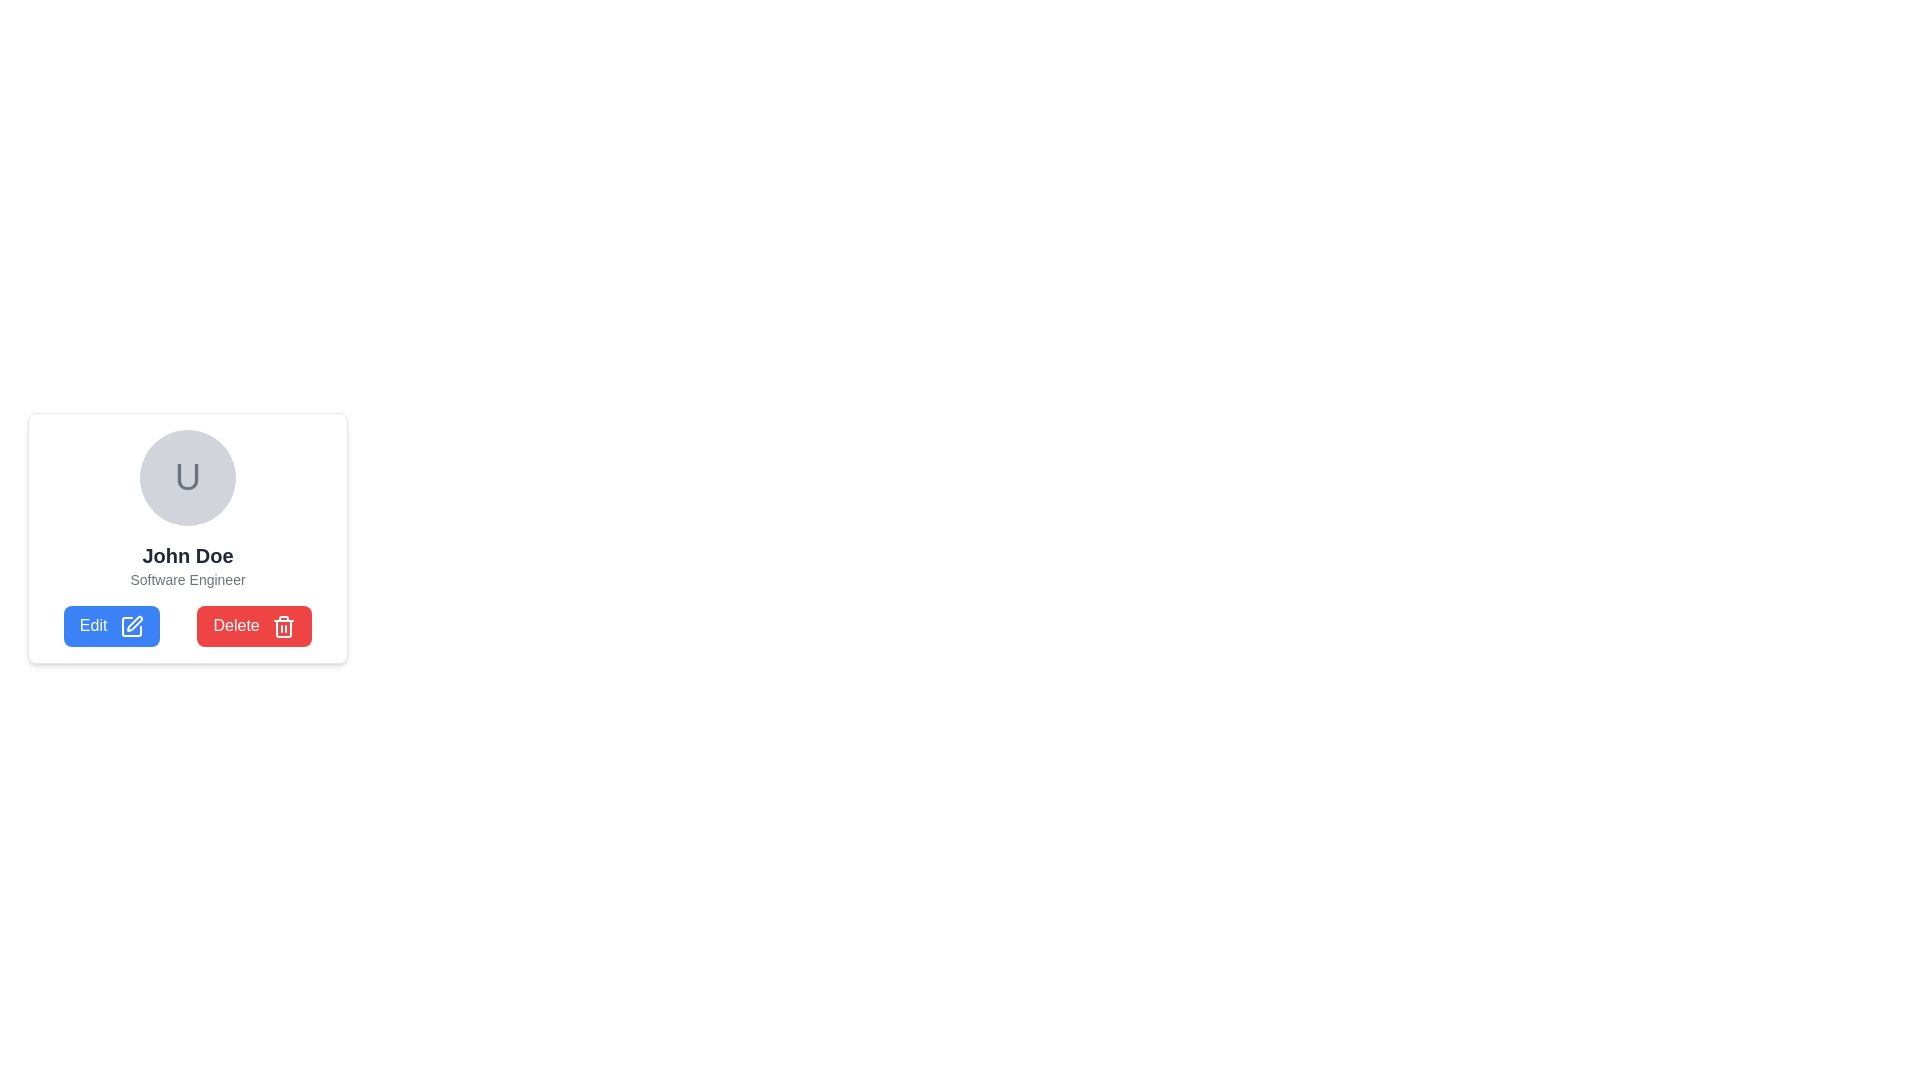 This screenshot has height=1080, width=1920. What do you see at coordinates (130, 625) in the screenshot?
I see `the pencil icon next to the 'Edit' text` at bounding box center [130, 625].